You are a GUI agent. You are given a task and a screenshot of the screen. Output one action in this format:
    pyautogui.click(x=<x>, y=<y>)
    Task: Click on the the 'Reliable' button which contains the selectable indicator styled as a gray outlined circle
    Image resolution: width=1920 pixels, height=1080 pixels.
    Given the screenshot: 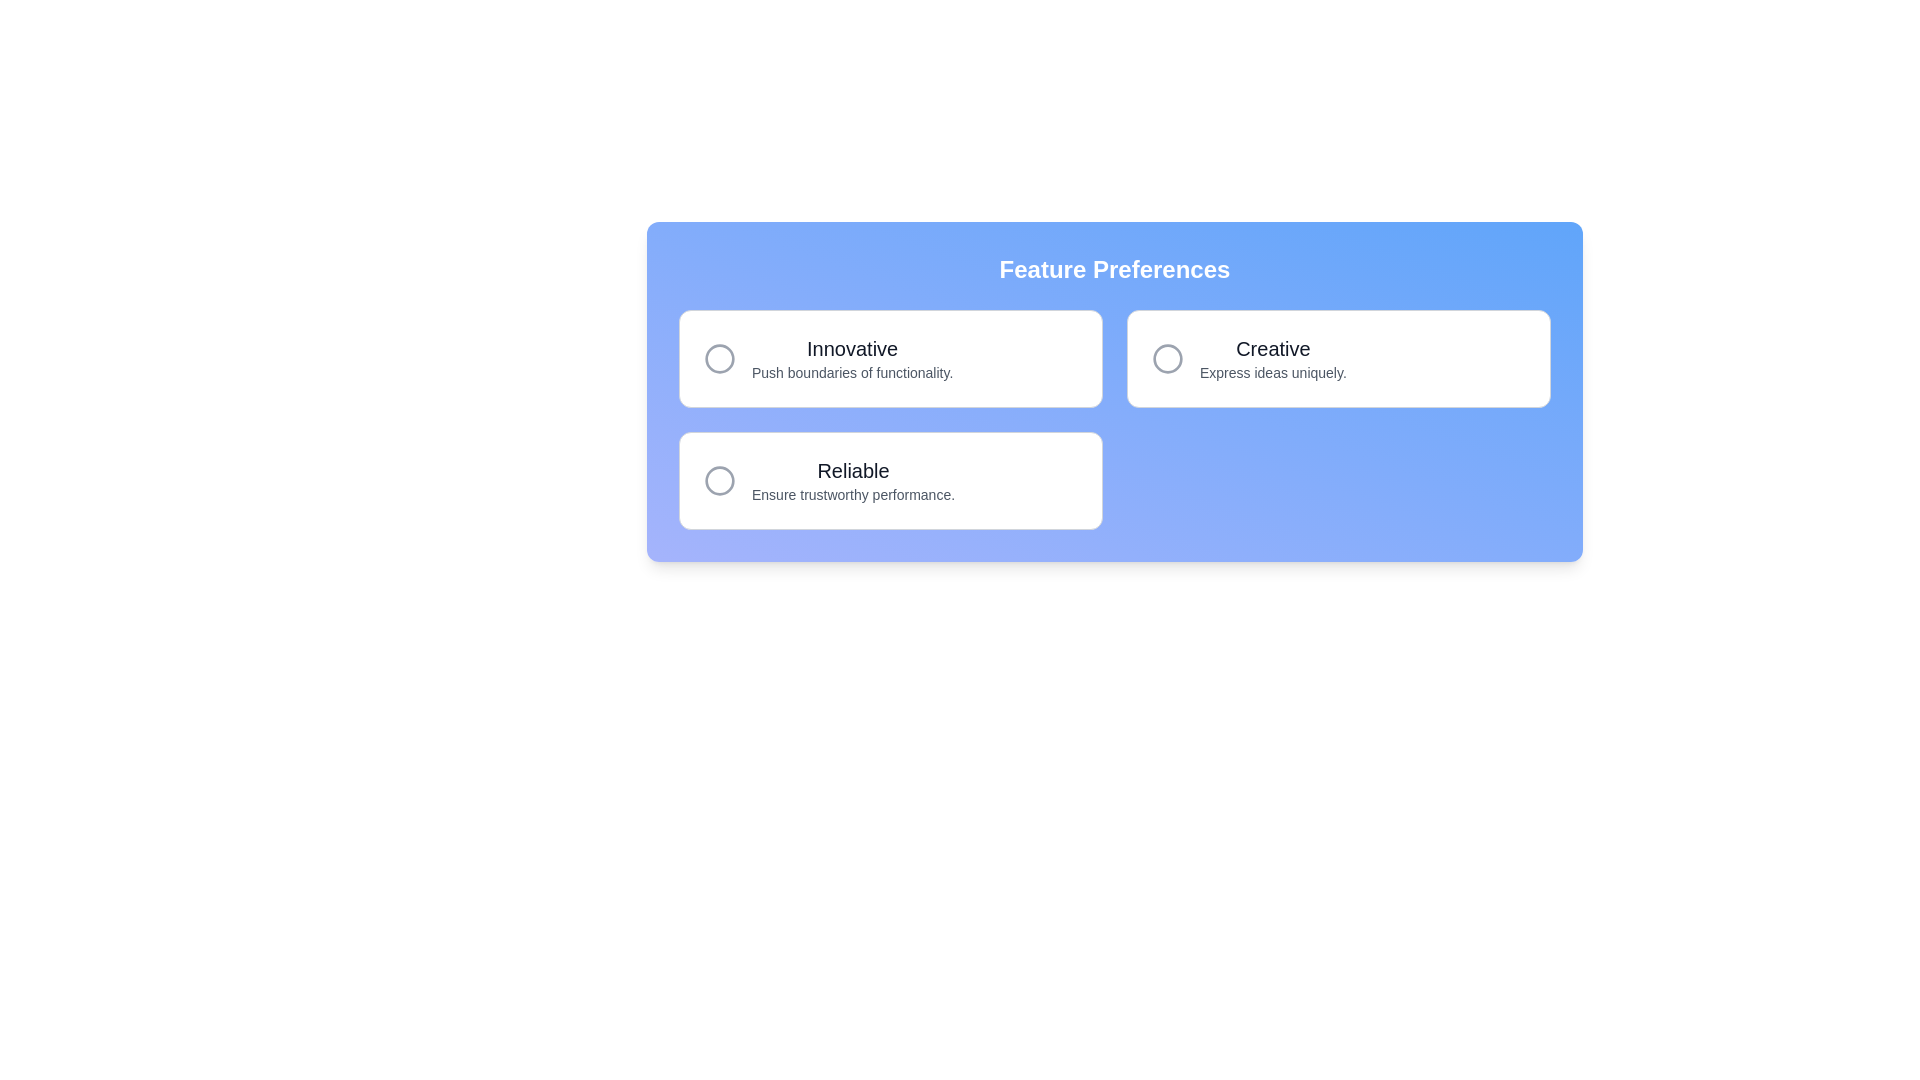 What is the action you would take?
    pyautogui.click(x=720, y=481)
    